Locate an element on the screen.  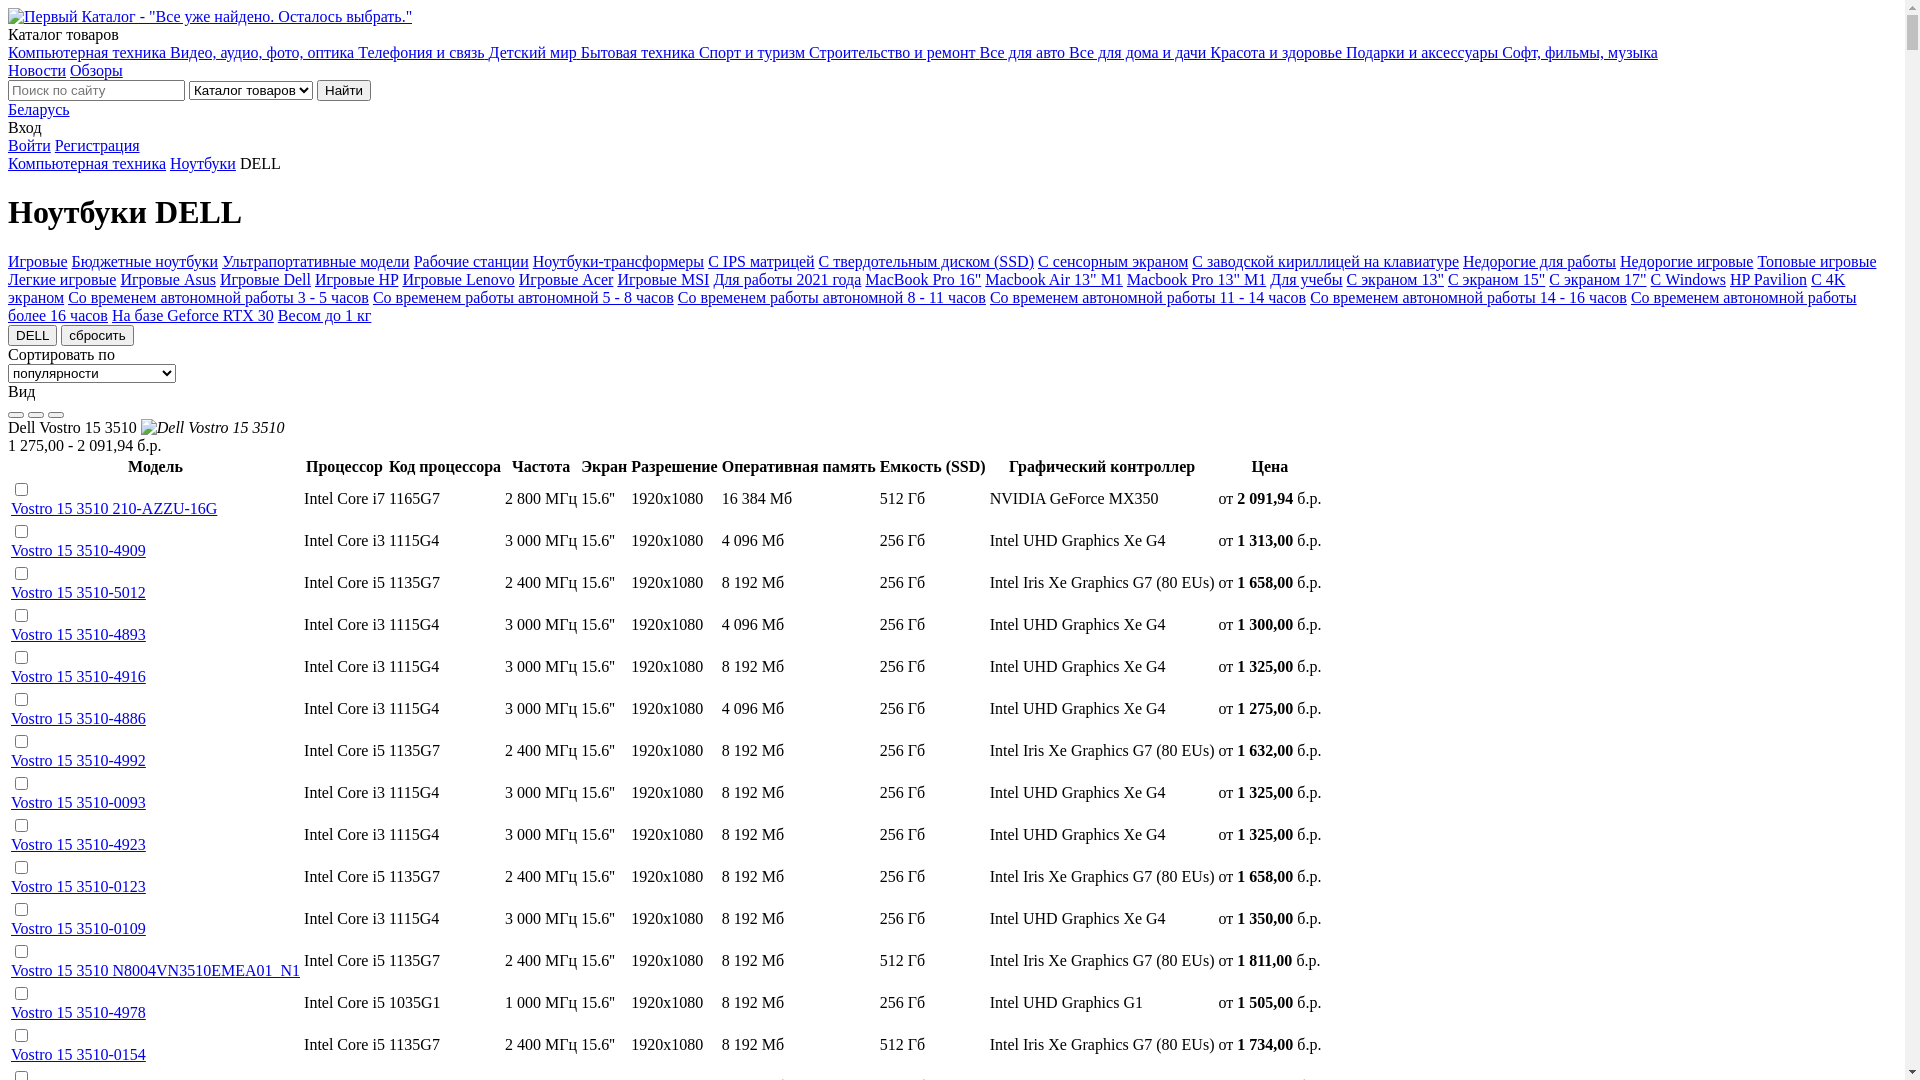
'Vostro 15 3510-4886' is located at coordinates (78, 717).